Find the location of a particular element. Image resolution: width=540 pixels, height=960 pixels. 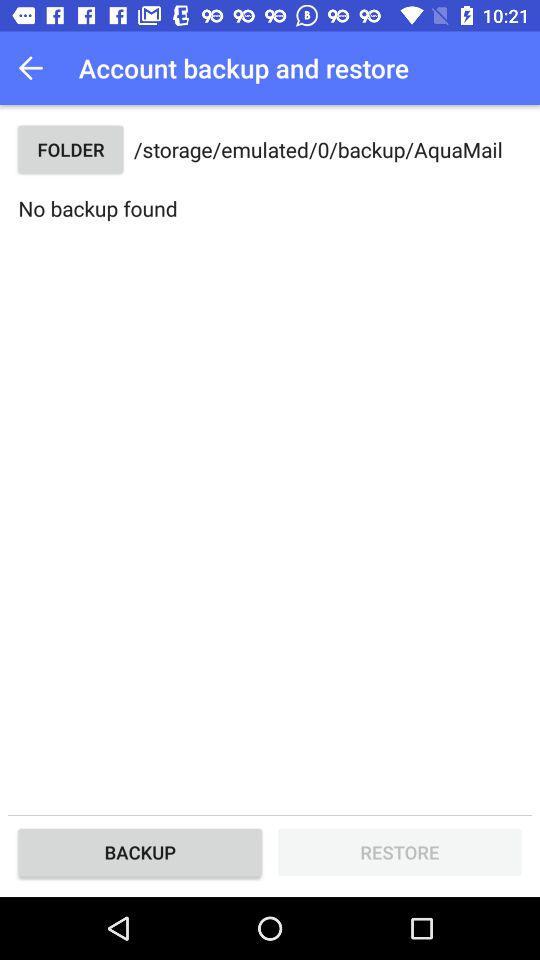

icon to the left of the account backup and item is located at coordinates (36, 68).